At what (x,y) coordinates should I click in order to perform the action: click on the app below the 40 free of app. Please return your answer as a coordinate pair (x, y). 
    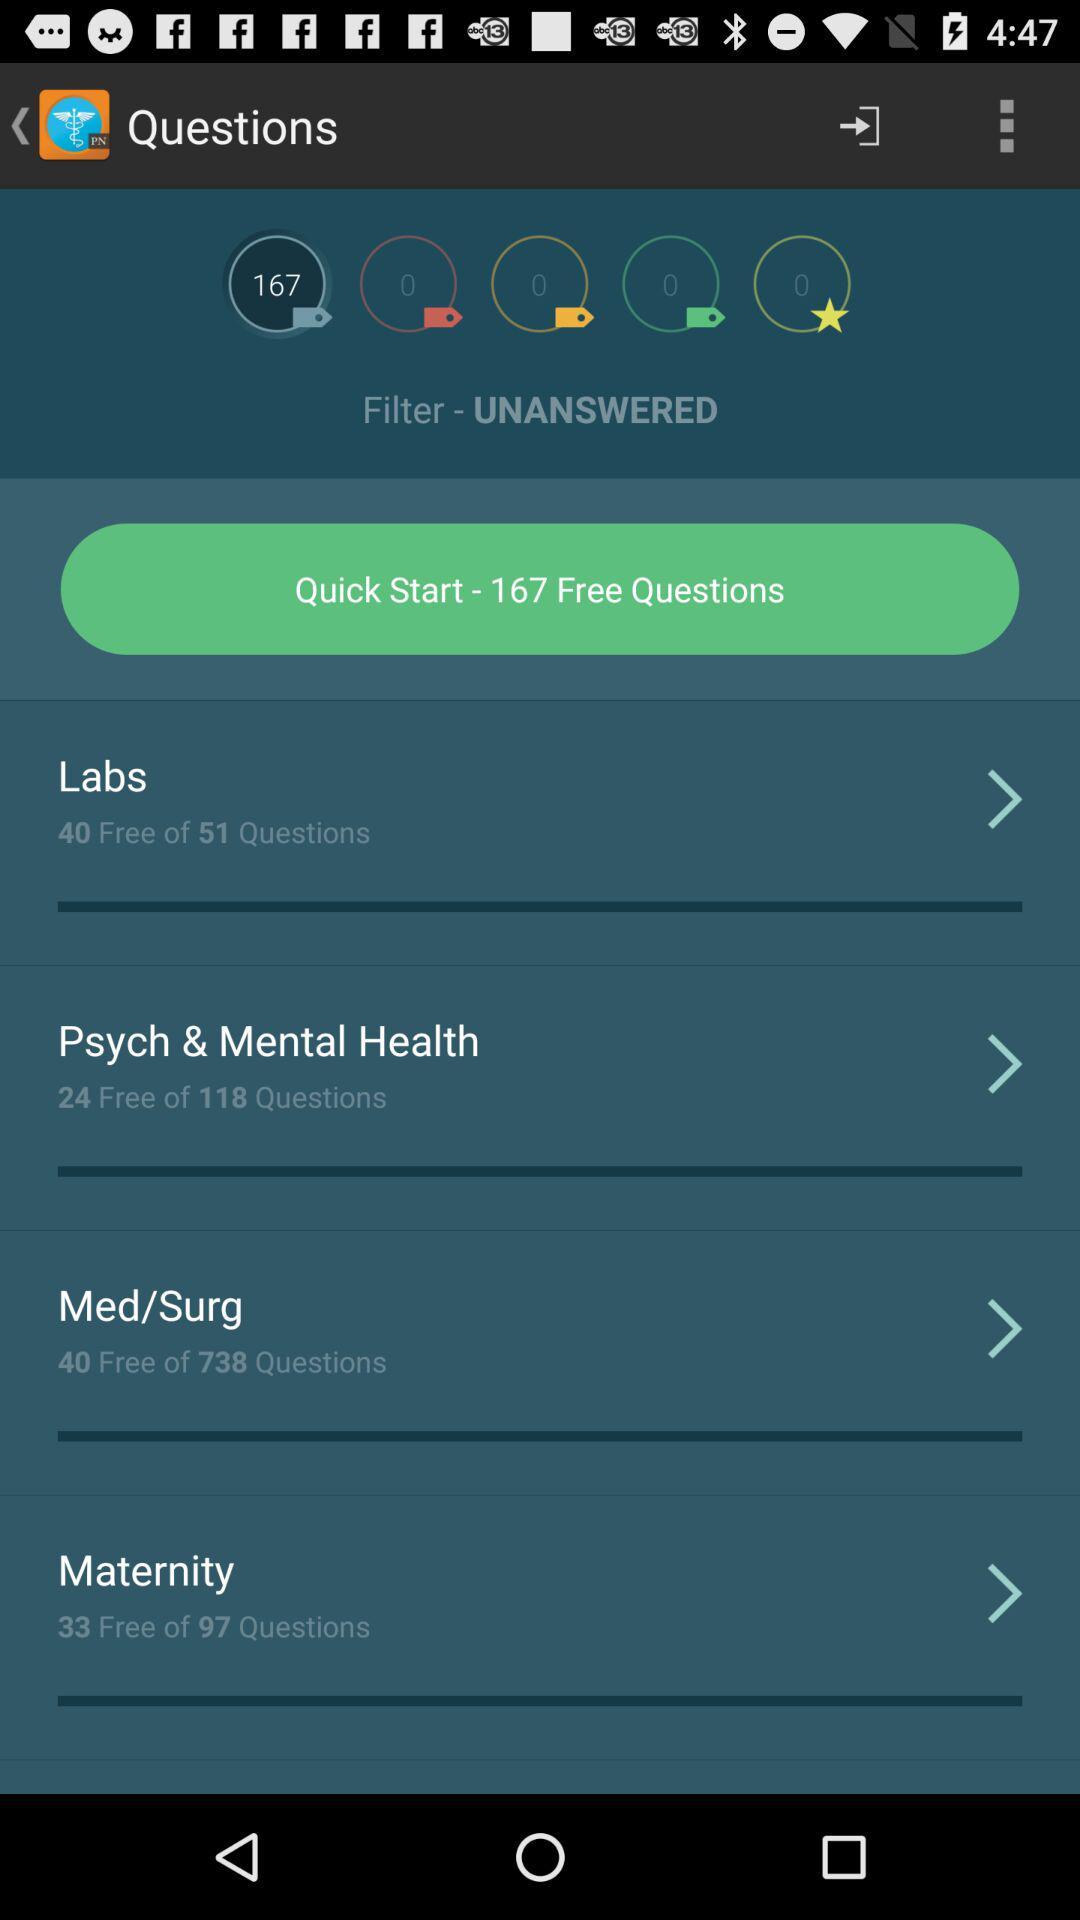
    Looking at the image, I should click on (267, 1039).